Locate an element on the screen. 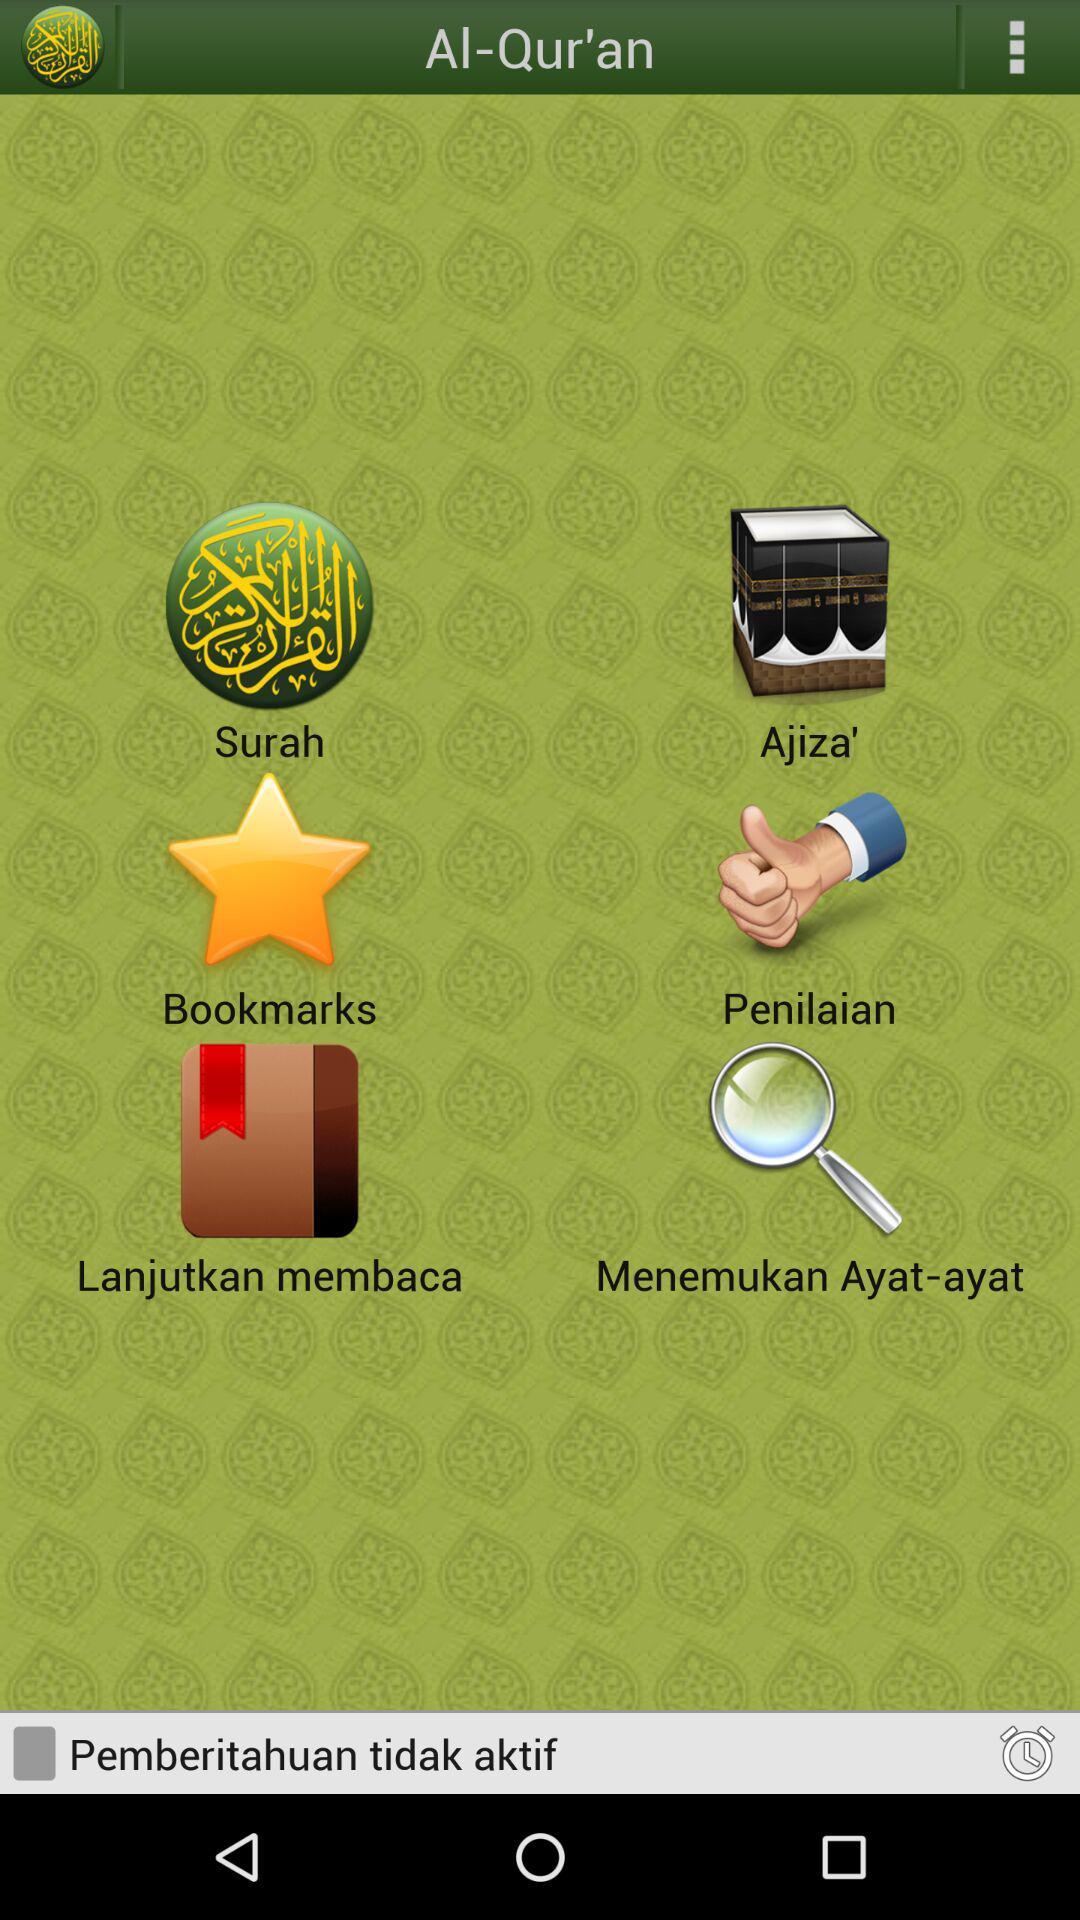 Image resolution: width=1080 pixels, height=1920 pixels. open bookmarks is located at coordinates (270, 873).